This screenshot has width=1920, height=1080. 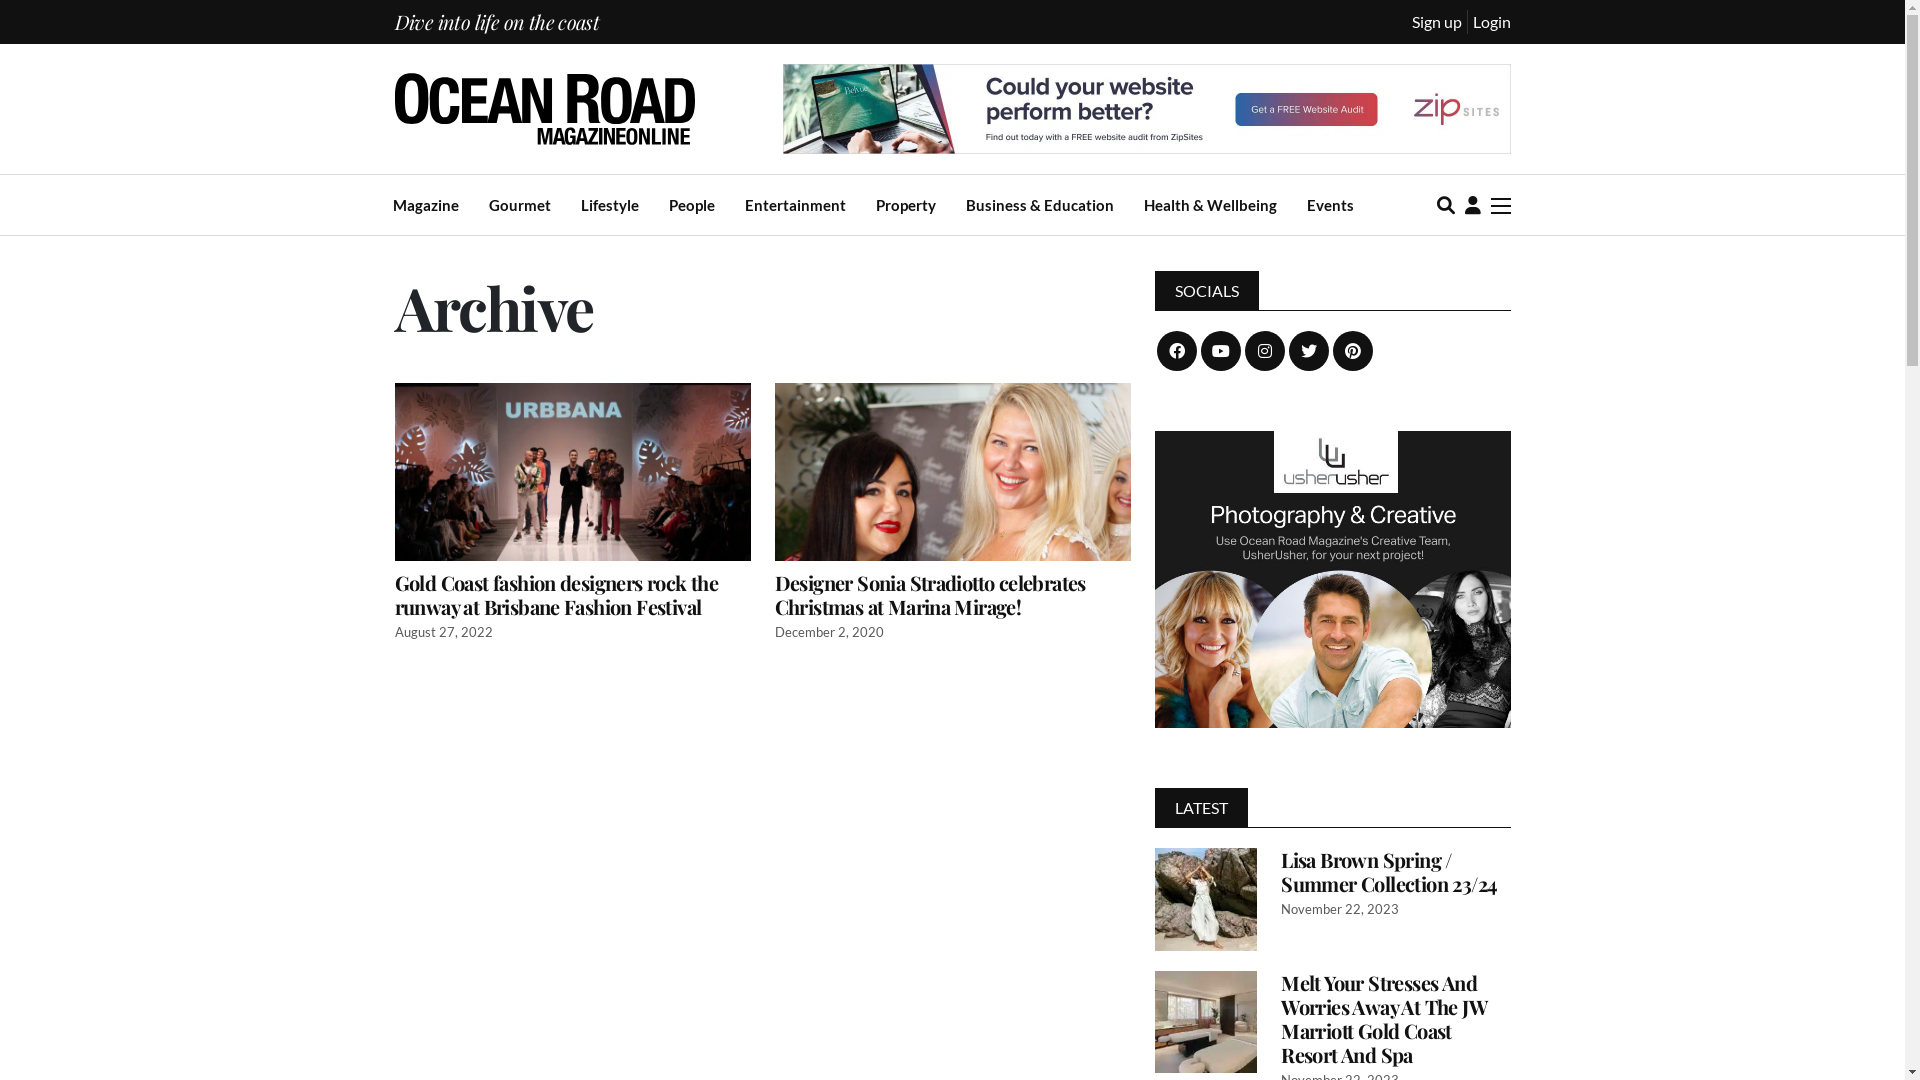 What do you see at coordinates (518, 205) in the screenshot?
I see `'Gourmet'` at bounding box center [518, 205].